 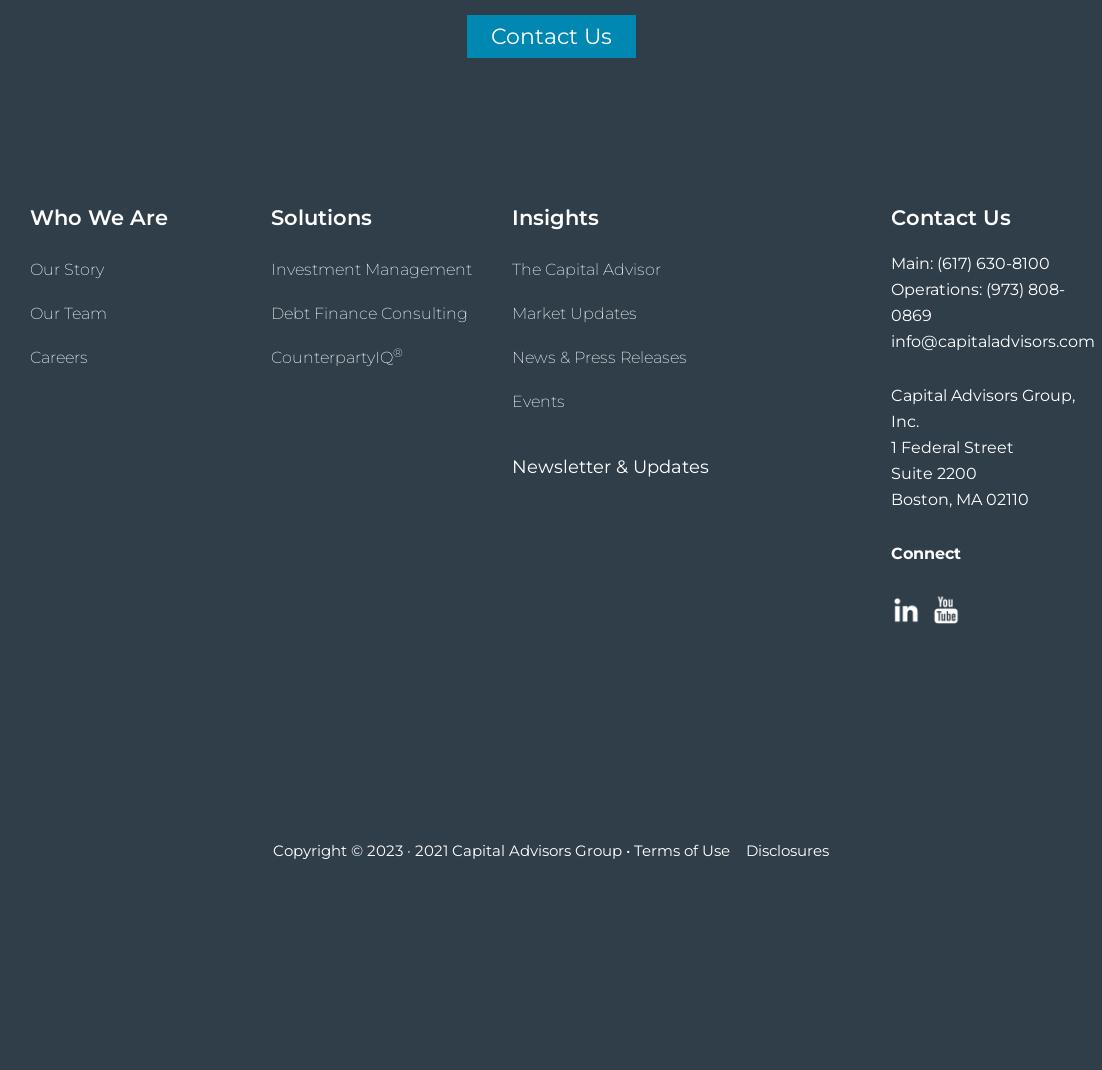 I want to click on 'Our Team', so click(x=28, y=312).